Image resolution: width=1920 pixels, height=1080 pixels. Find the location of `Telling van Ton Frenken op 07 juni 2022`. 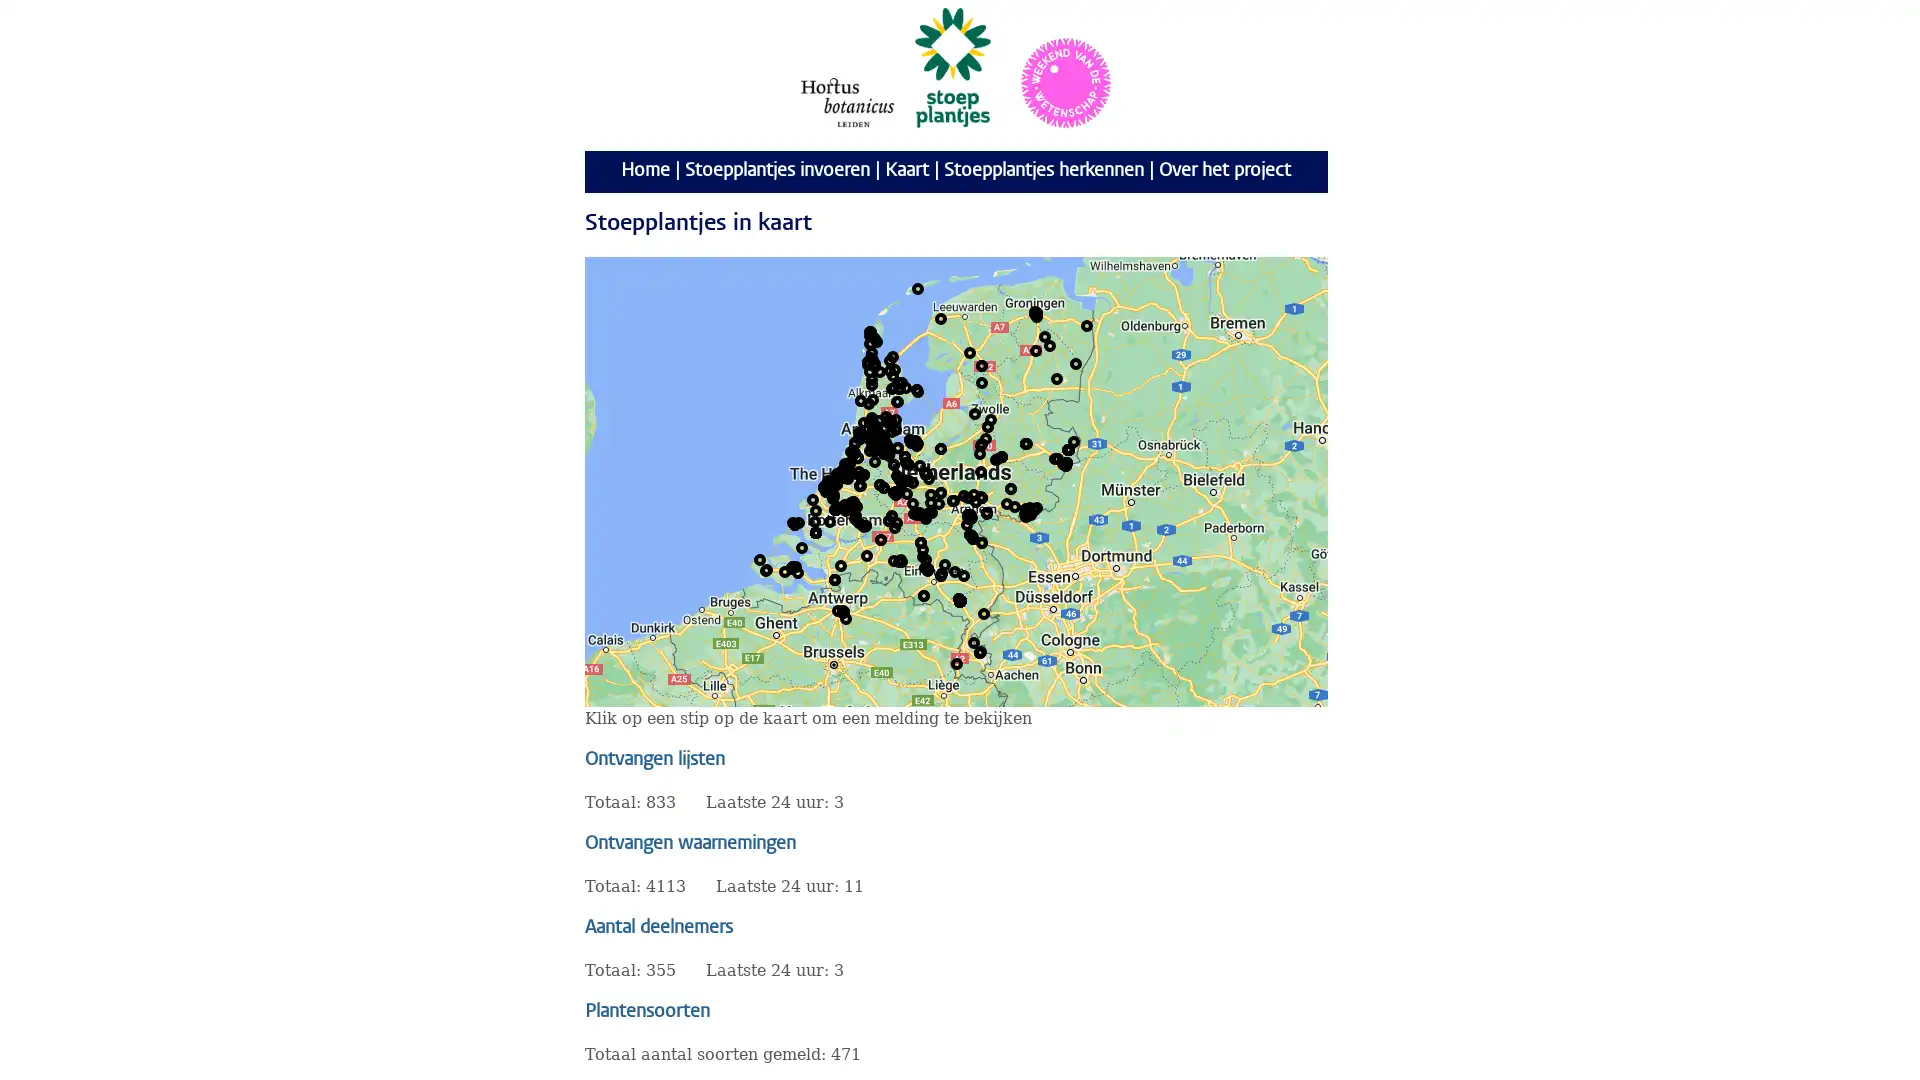

Telling van Ton Frenken op 07 juni 2022 is located at coordinates (960, 600).